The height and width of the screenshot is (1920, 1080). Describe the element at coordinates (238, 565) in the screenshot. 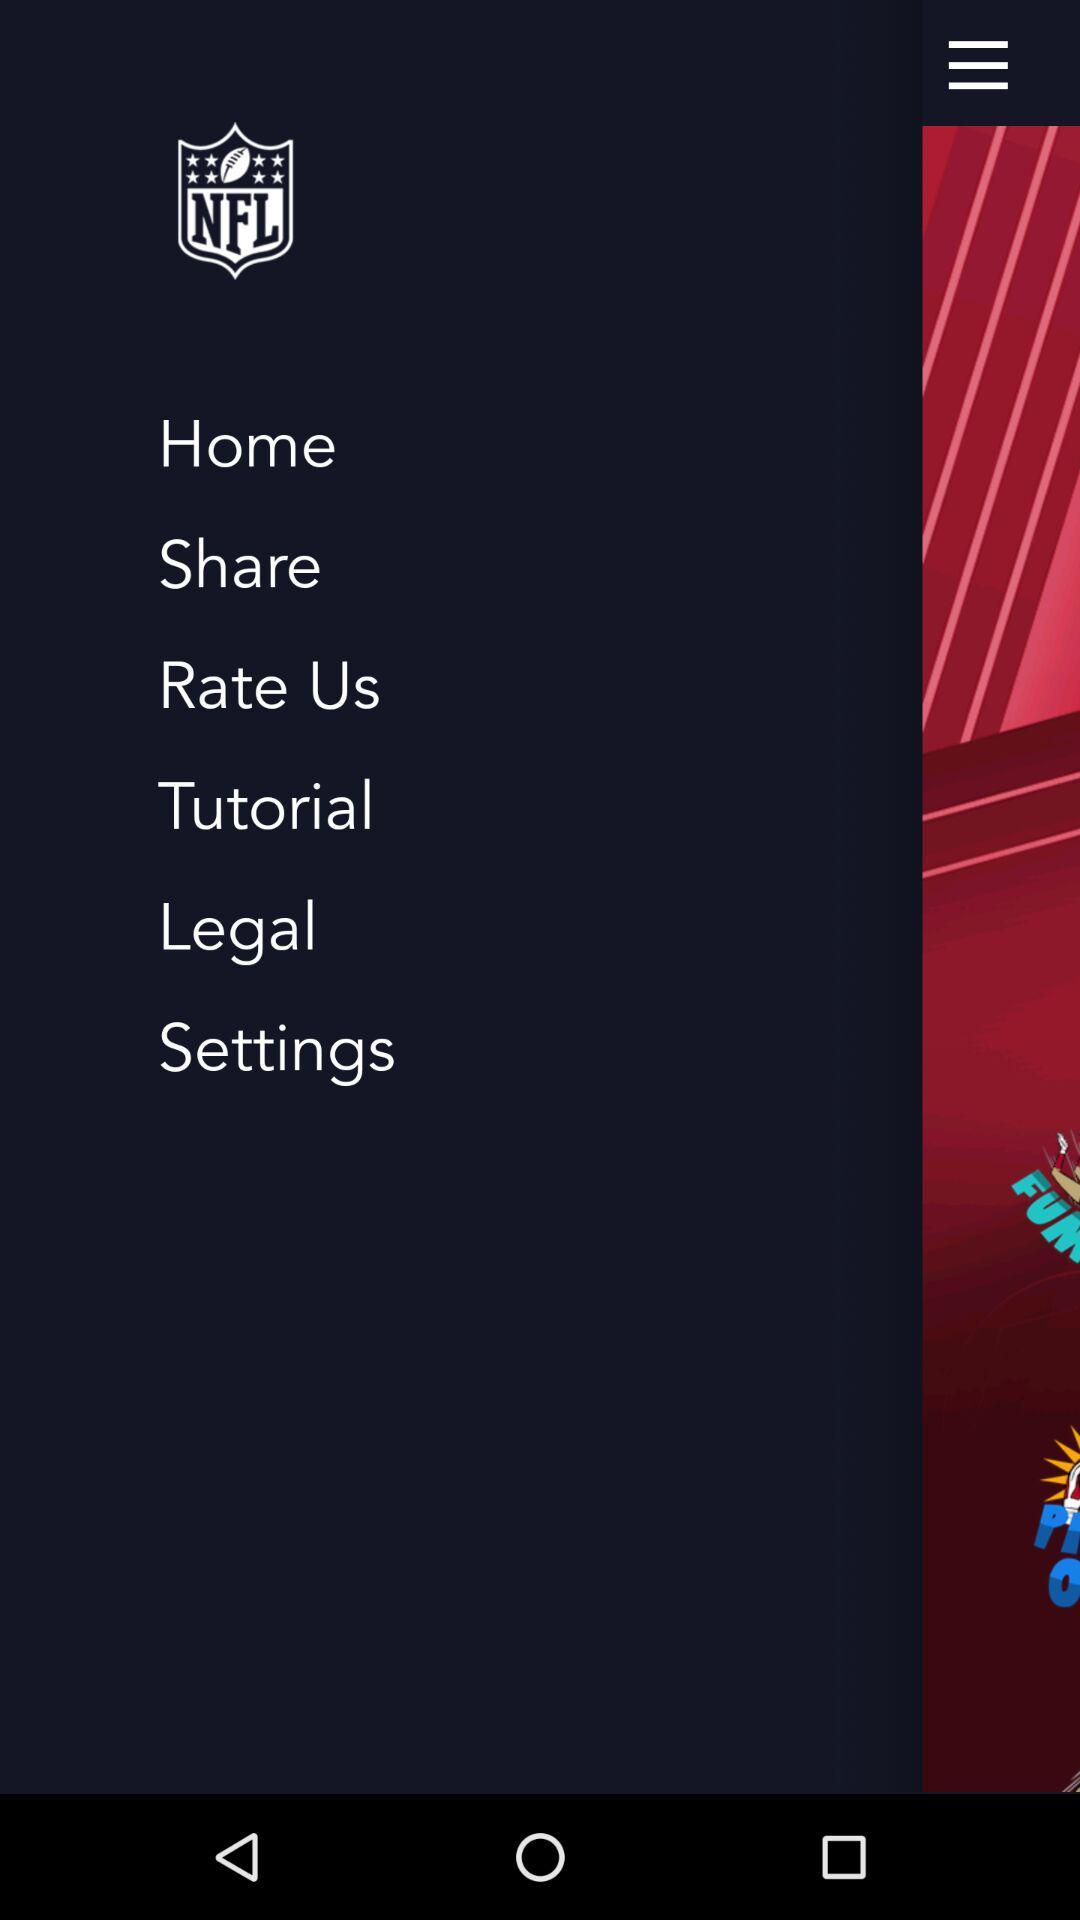

I see `icon above rate us item` at that location.